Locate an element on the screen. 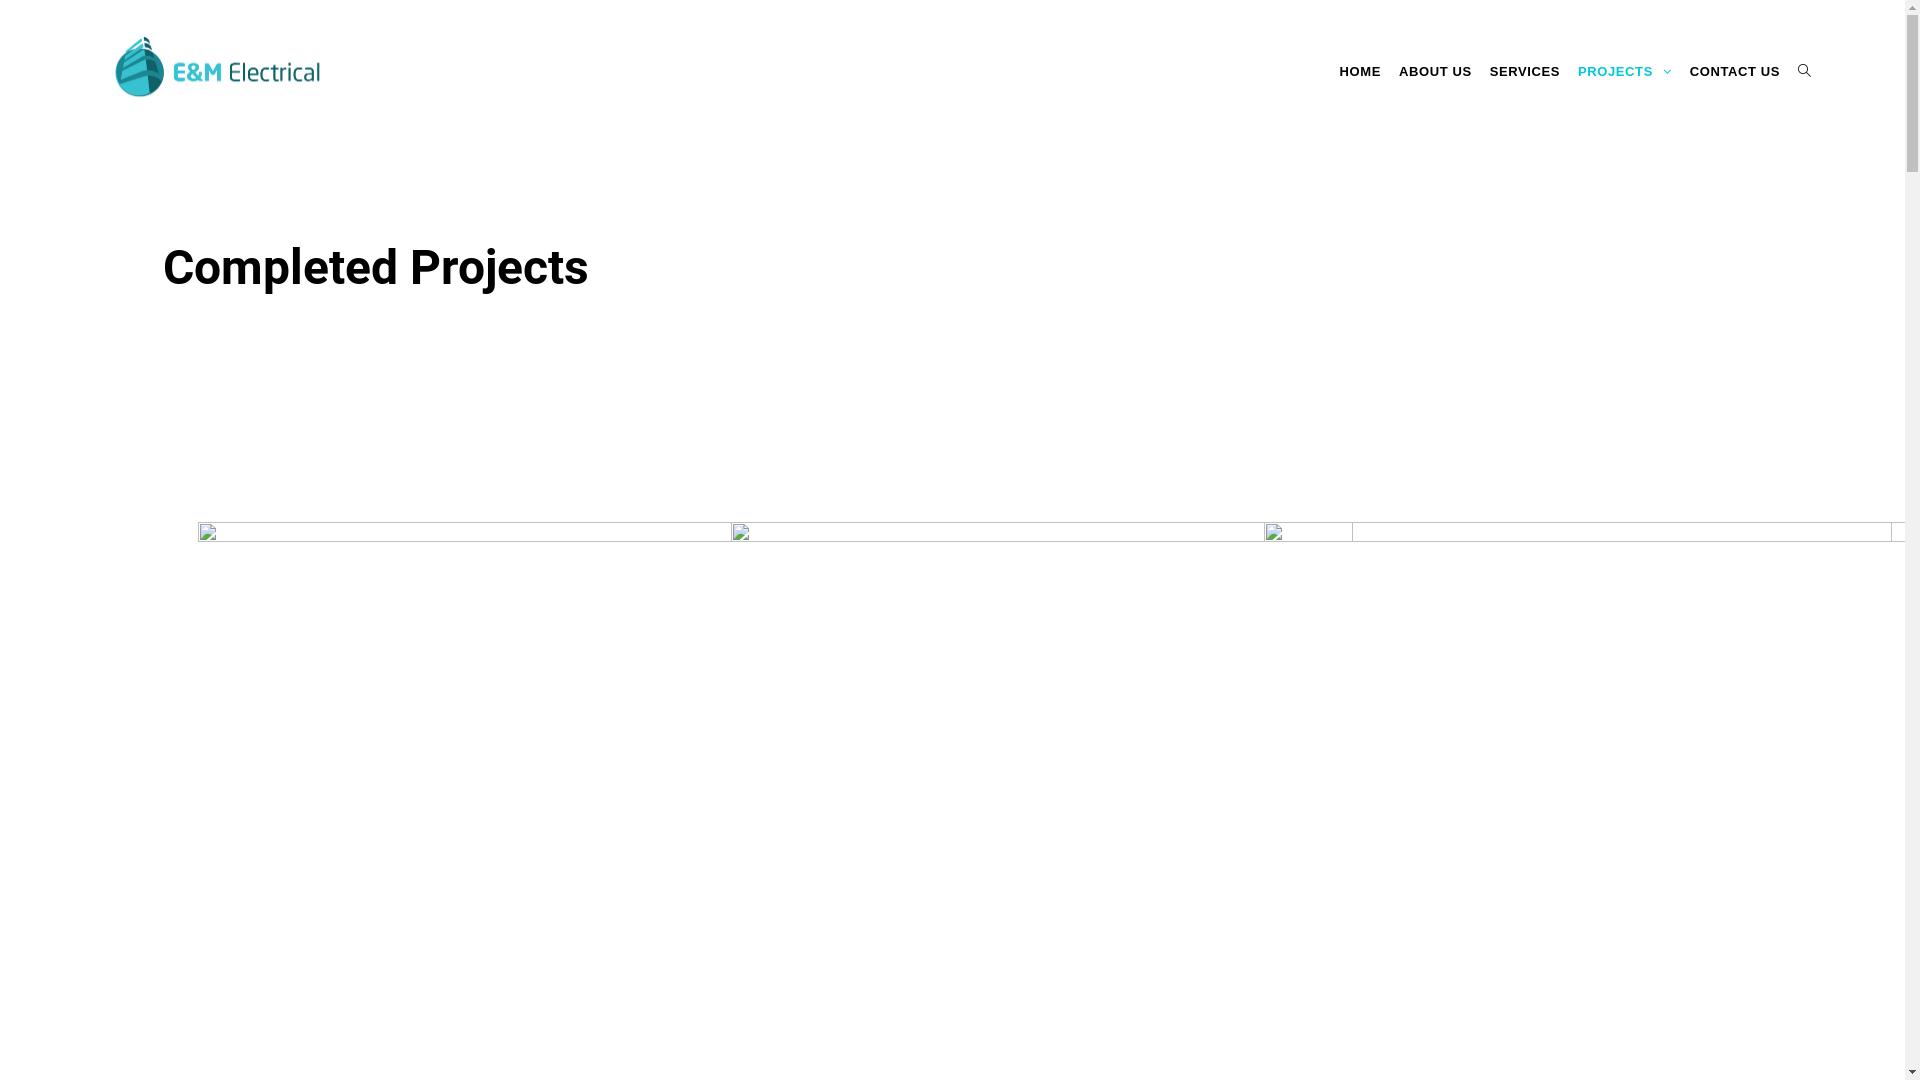  'PROJECTS' is located at coordinates (1625, 71).